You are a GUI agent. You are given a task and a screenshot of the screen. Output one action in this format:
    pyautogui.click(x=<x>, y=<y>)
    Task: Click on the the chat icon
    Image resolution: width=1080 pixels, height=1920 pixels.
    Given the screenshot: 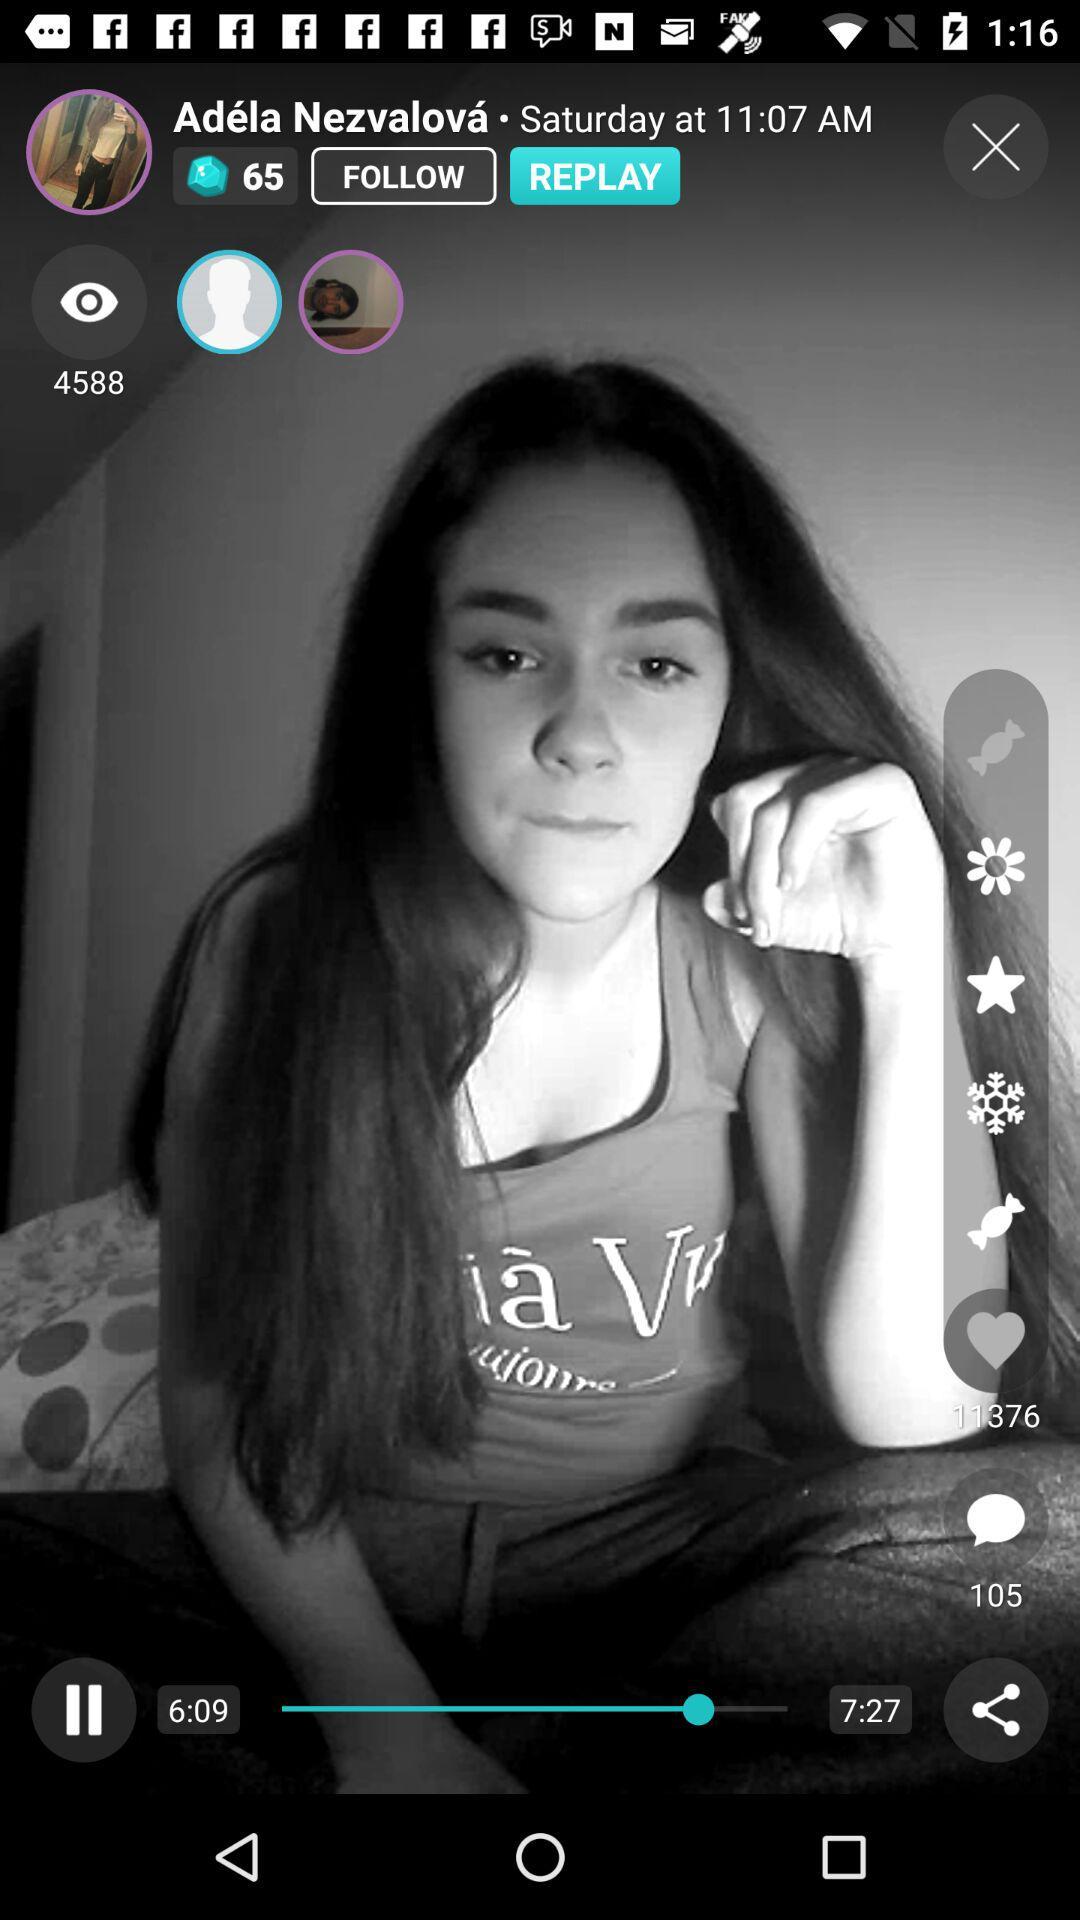 What is the action you would take?
    pyautogui.click(x=995, y=1520)
    